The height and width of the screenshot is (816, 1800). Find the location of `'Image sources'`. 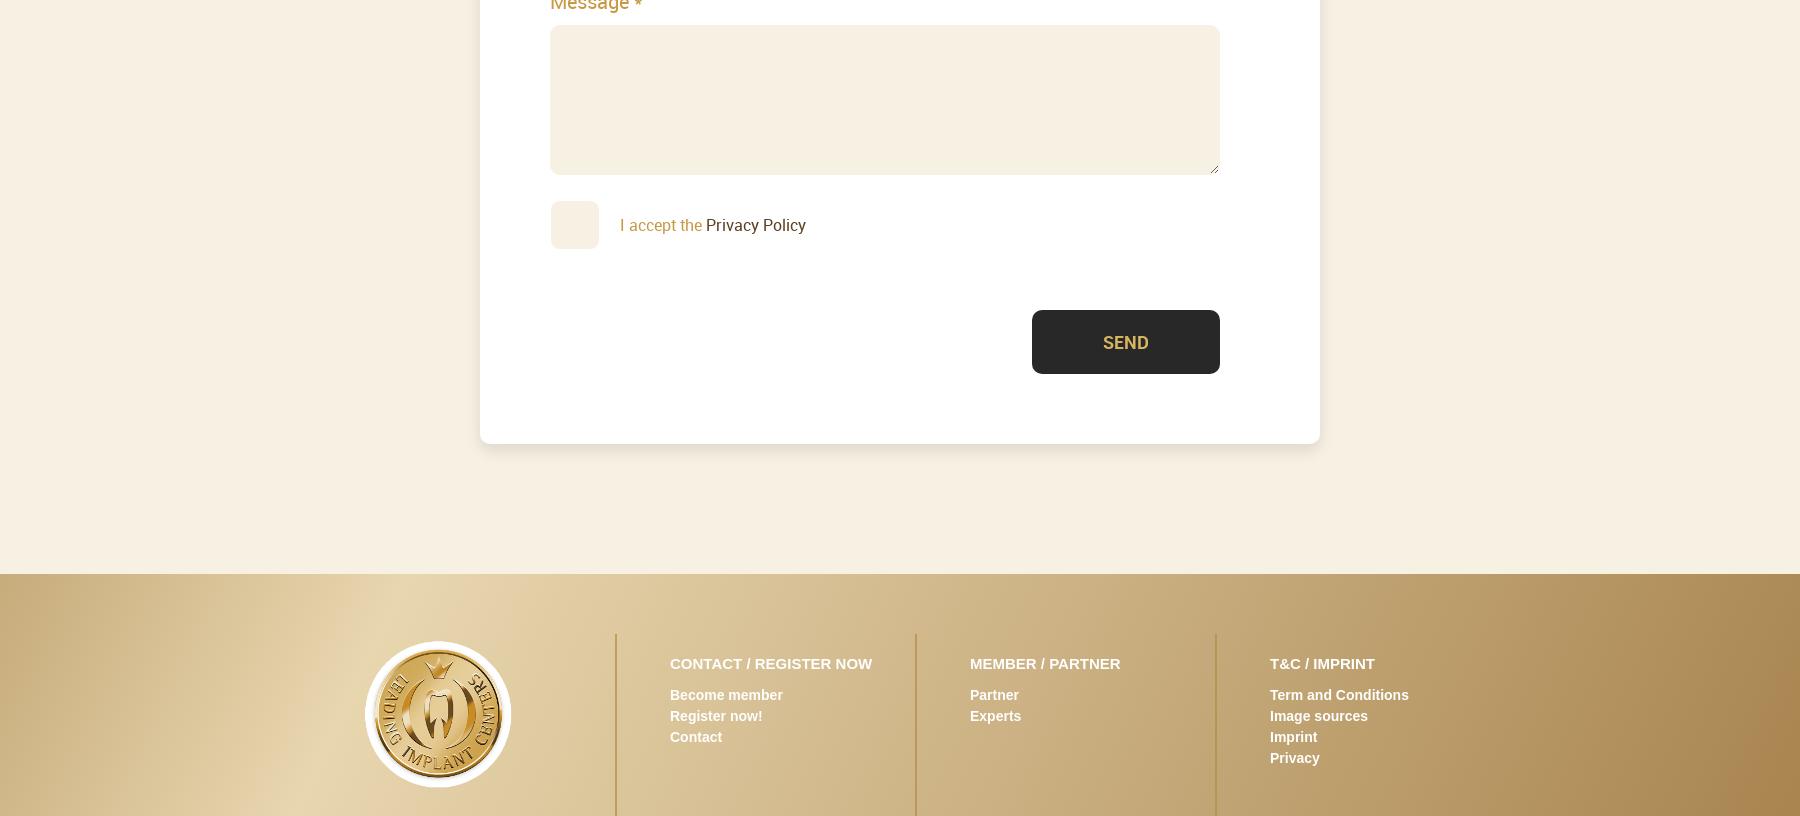

'Image sources' is located at coordinates (1270, 713).